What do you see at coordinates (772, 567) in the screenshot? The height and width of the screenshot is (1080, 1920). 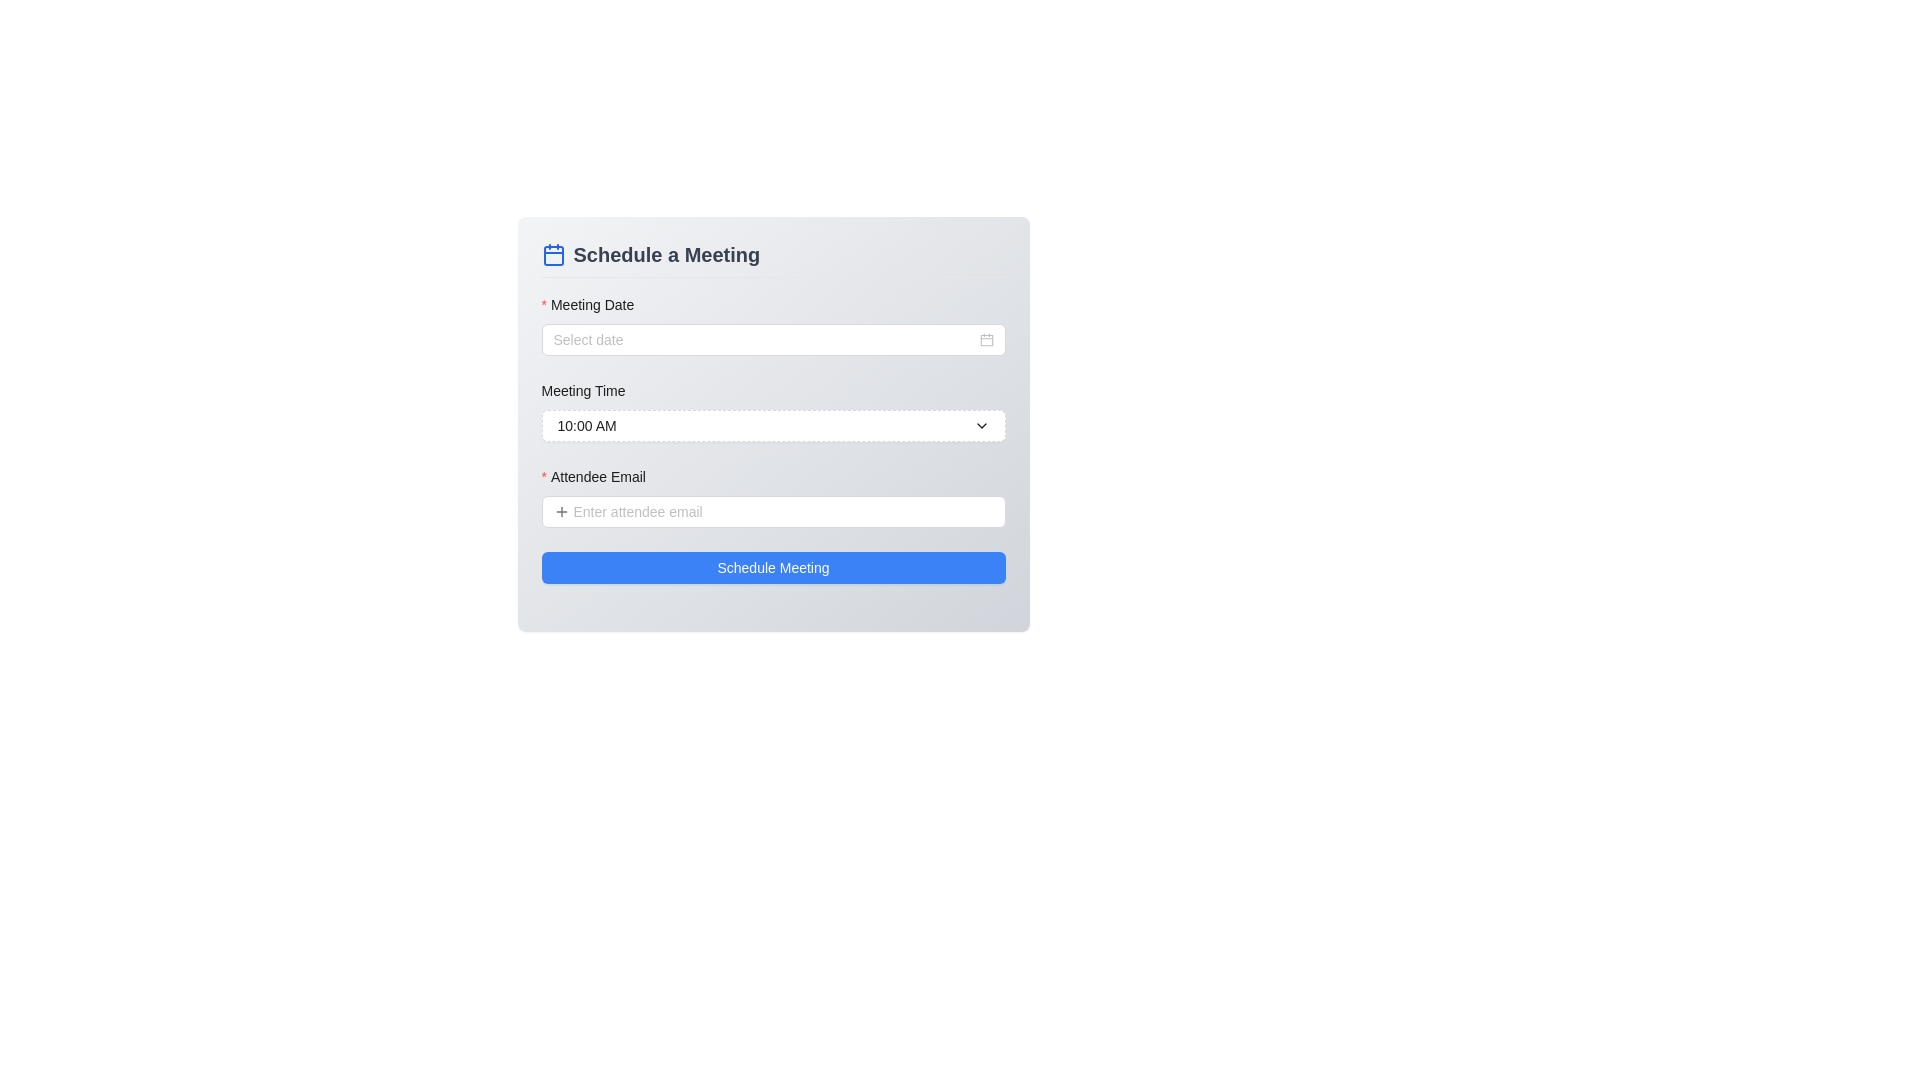 I see `the submission button located at the bottom of the 'Schedule a Meeting' form` at bounding box center [772, 567].